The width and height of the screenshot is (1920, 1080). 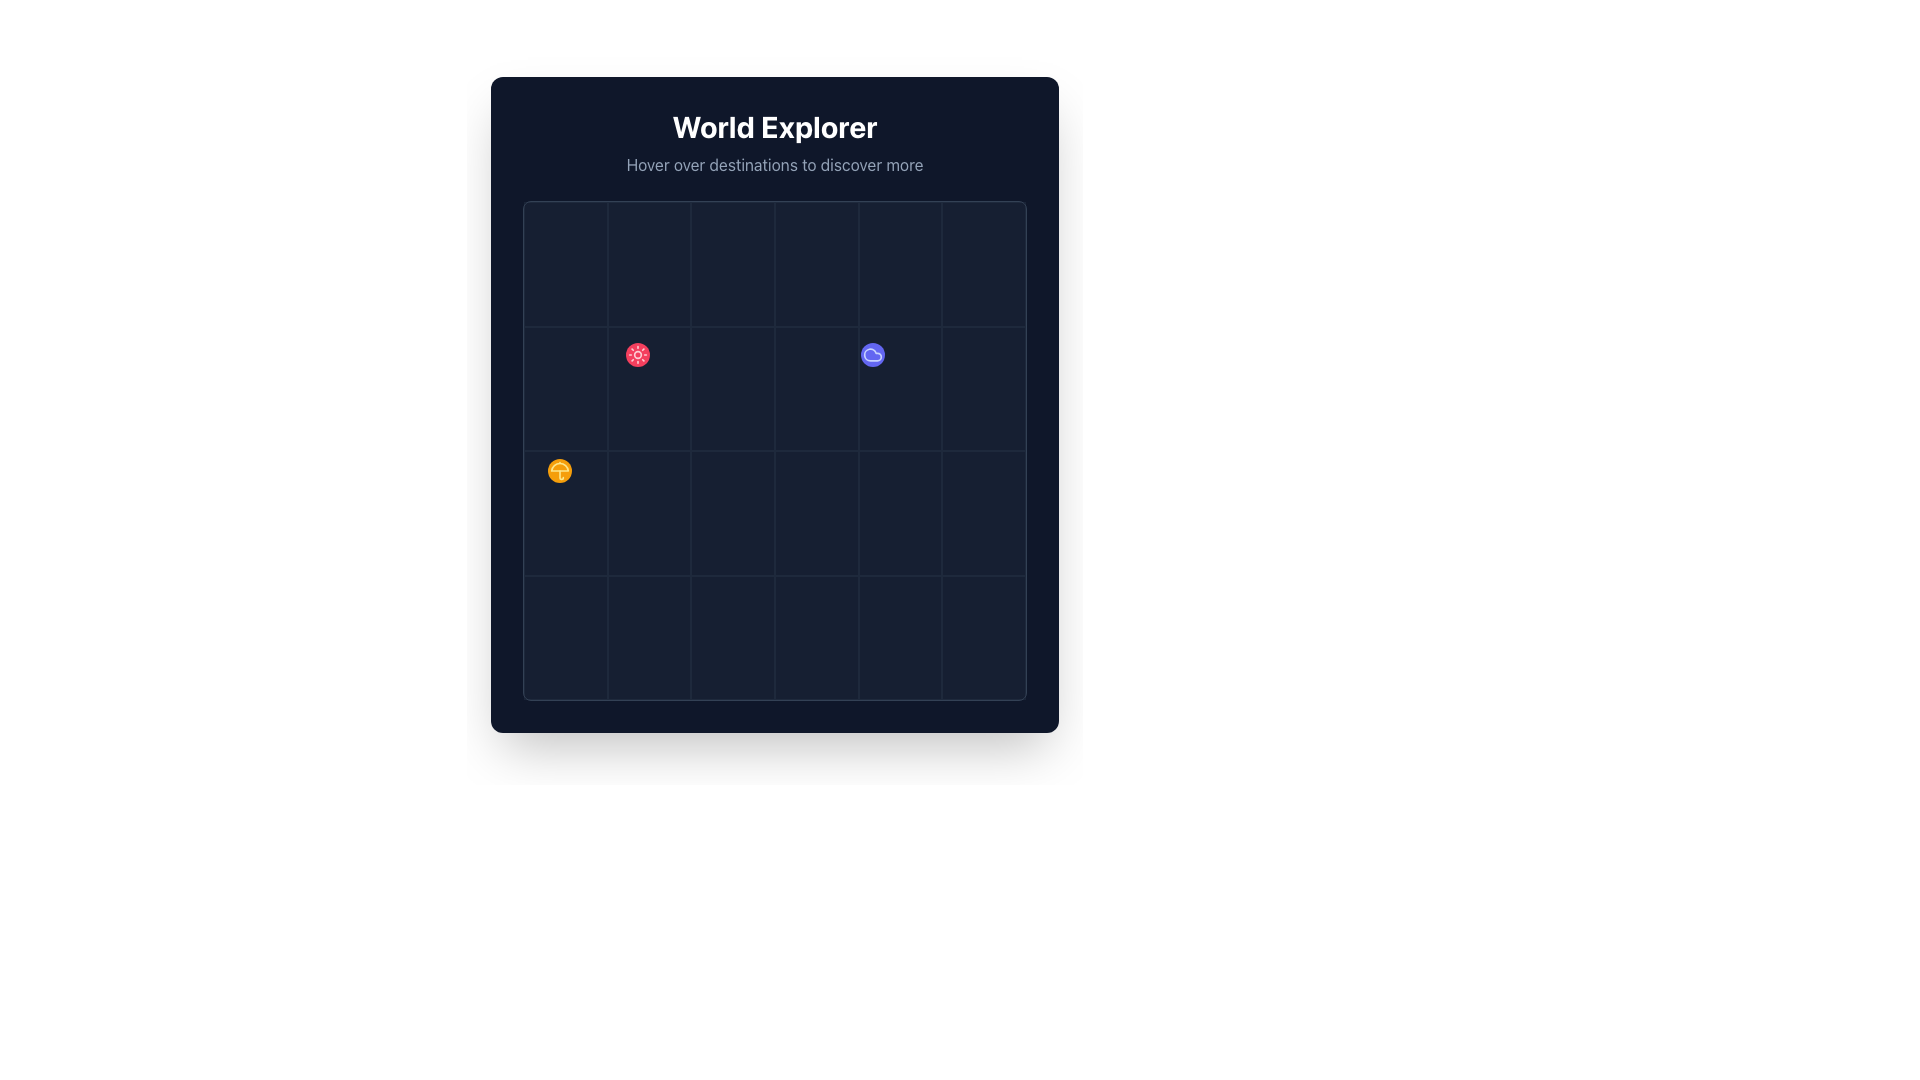 I want to click on the grid cell located at the bottom-right corner of the grid layout, which has a dark slate background and a thin light border, so click(x=984, y=637).